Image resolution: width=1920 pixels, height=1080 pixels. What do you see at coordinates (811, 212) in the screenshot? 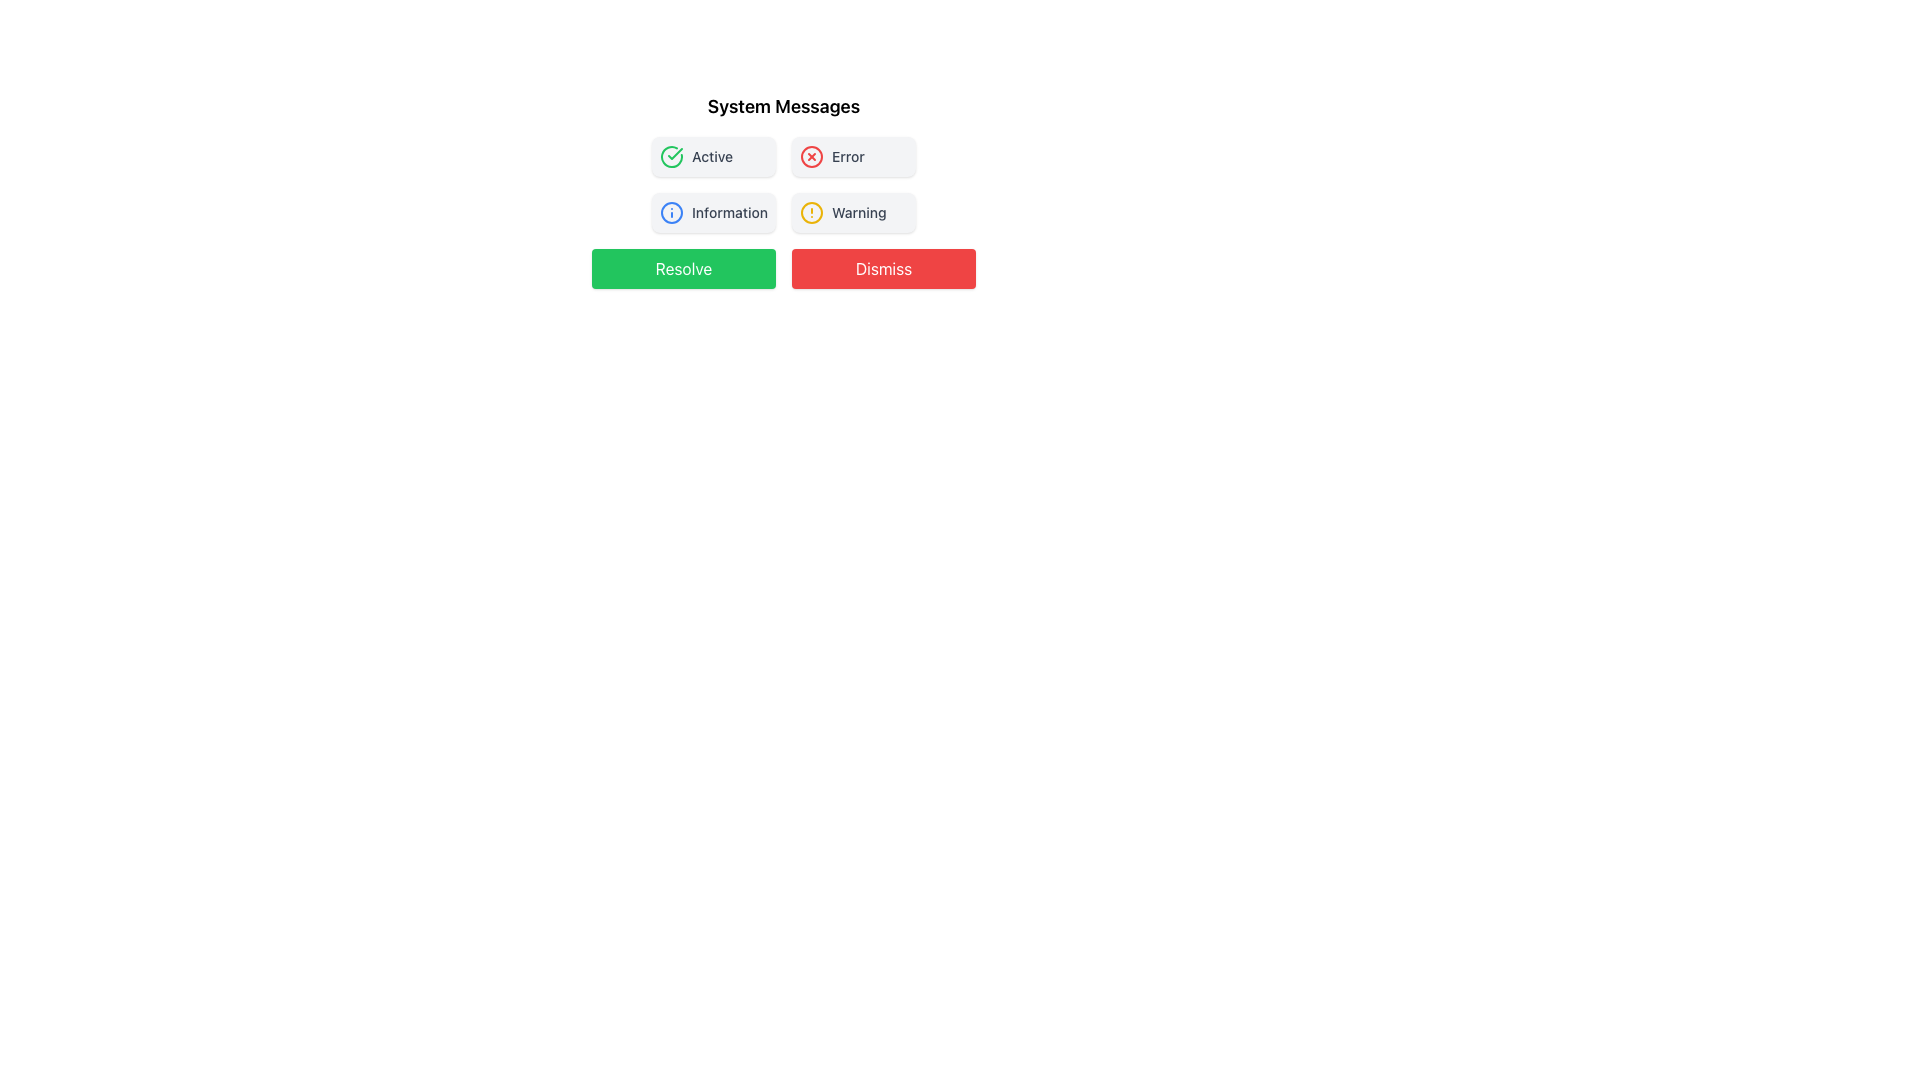
I see `the warning icon that signifies a warning or alert state, located to the left of the text label 'Warning' in a horizontally aligned group` at bounding box center [811, 212].